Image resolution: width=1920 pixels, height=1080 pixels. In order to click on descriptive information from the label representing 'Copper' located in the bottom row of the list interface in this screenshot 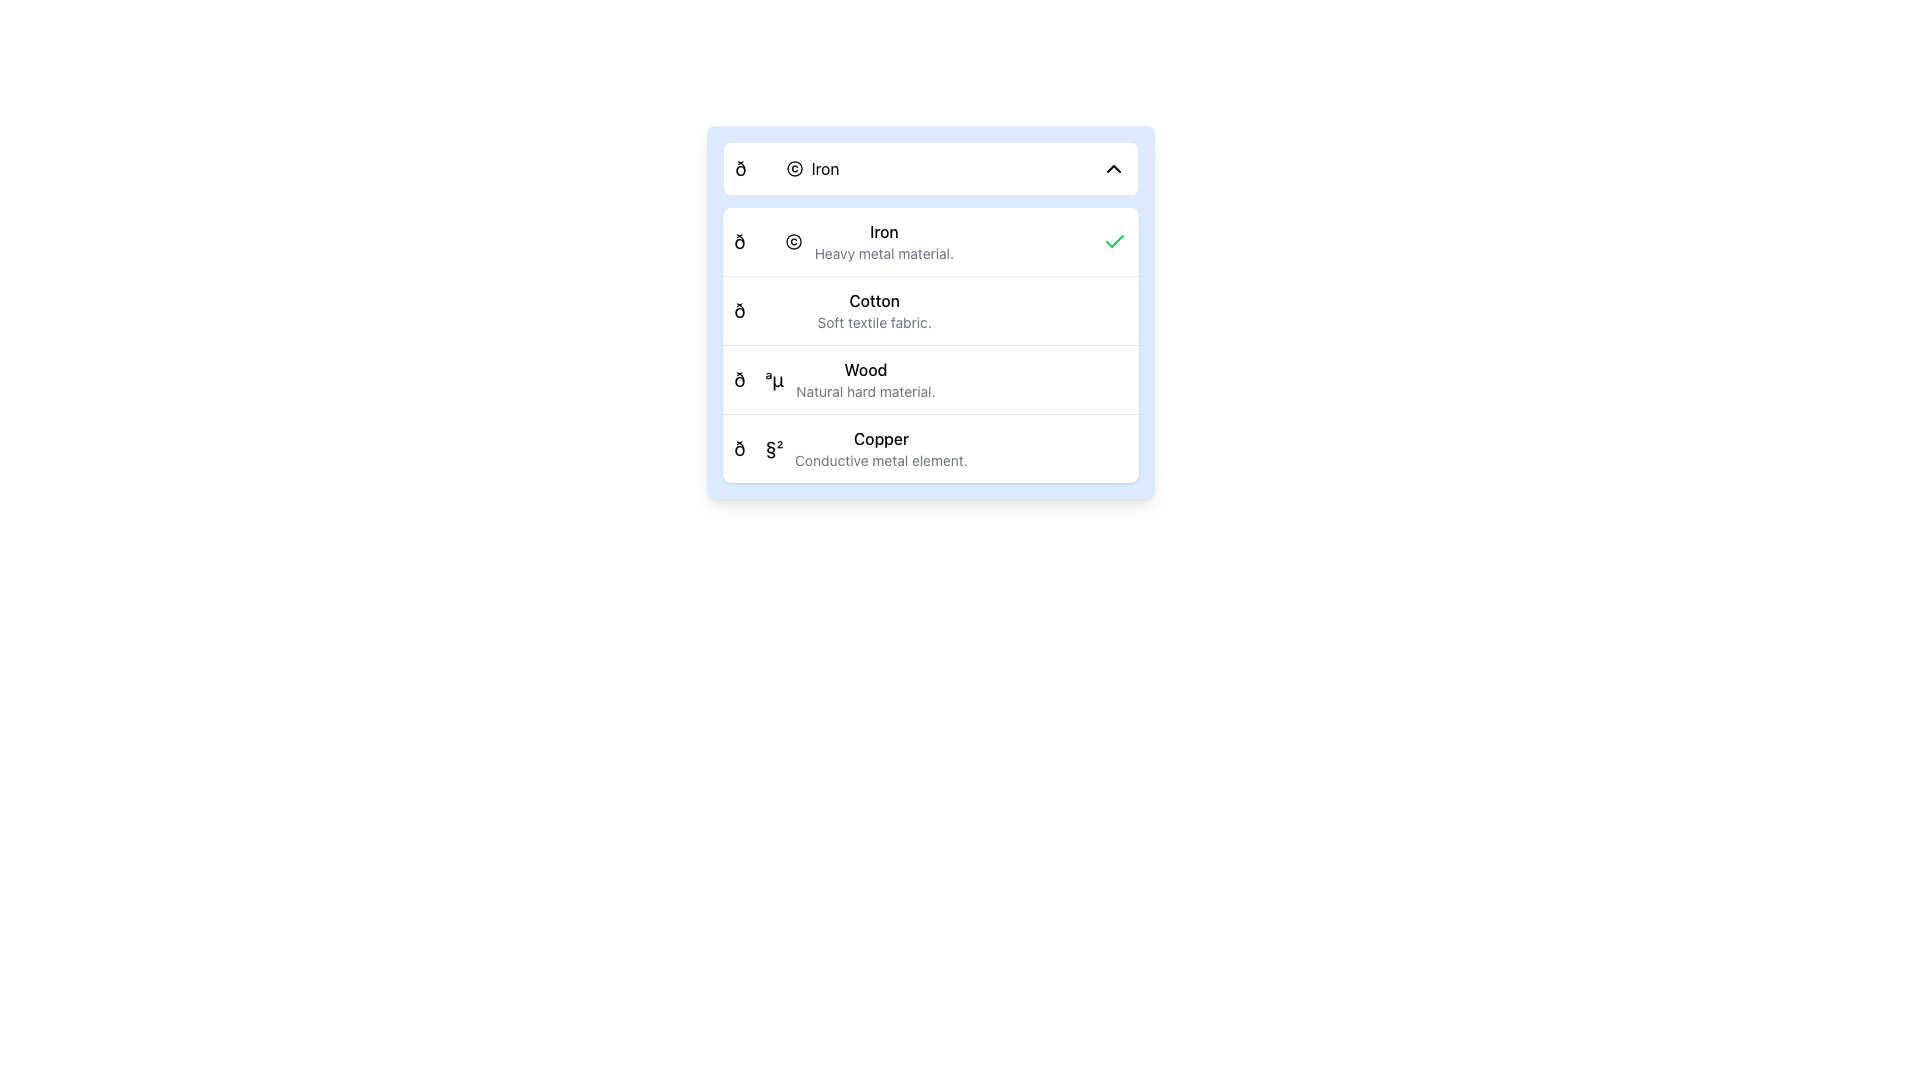, I will do `click(851, 447)`.